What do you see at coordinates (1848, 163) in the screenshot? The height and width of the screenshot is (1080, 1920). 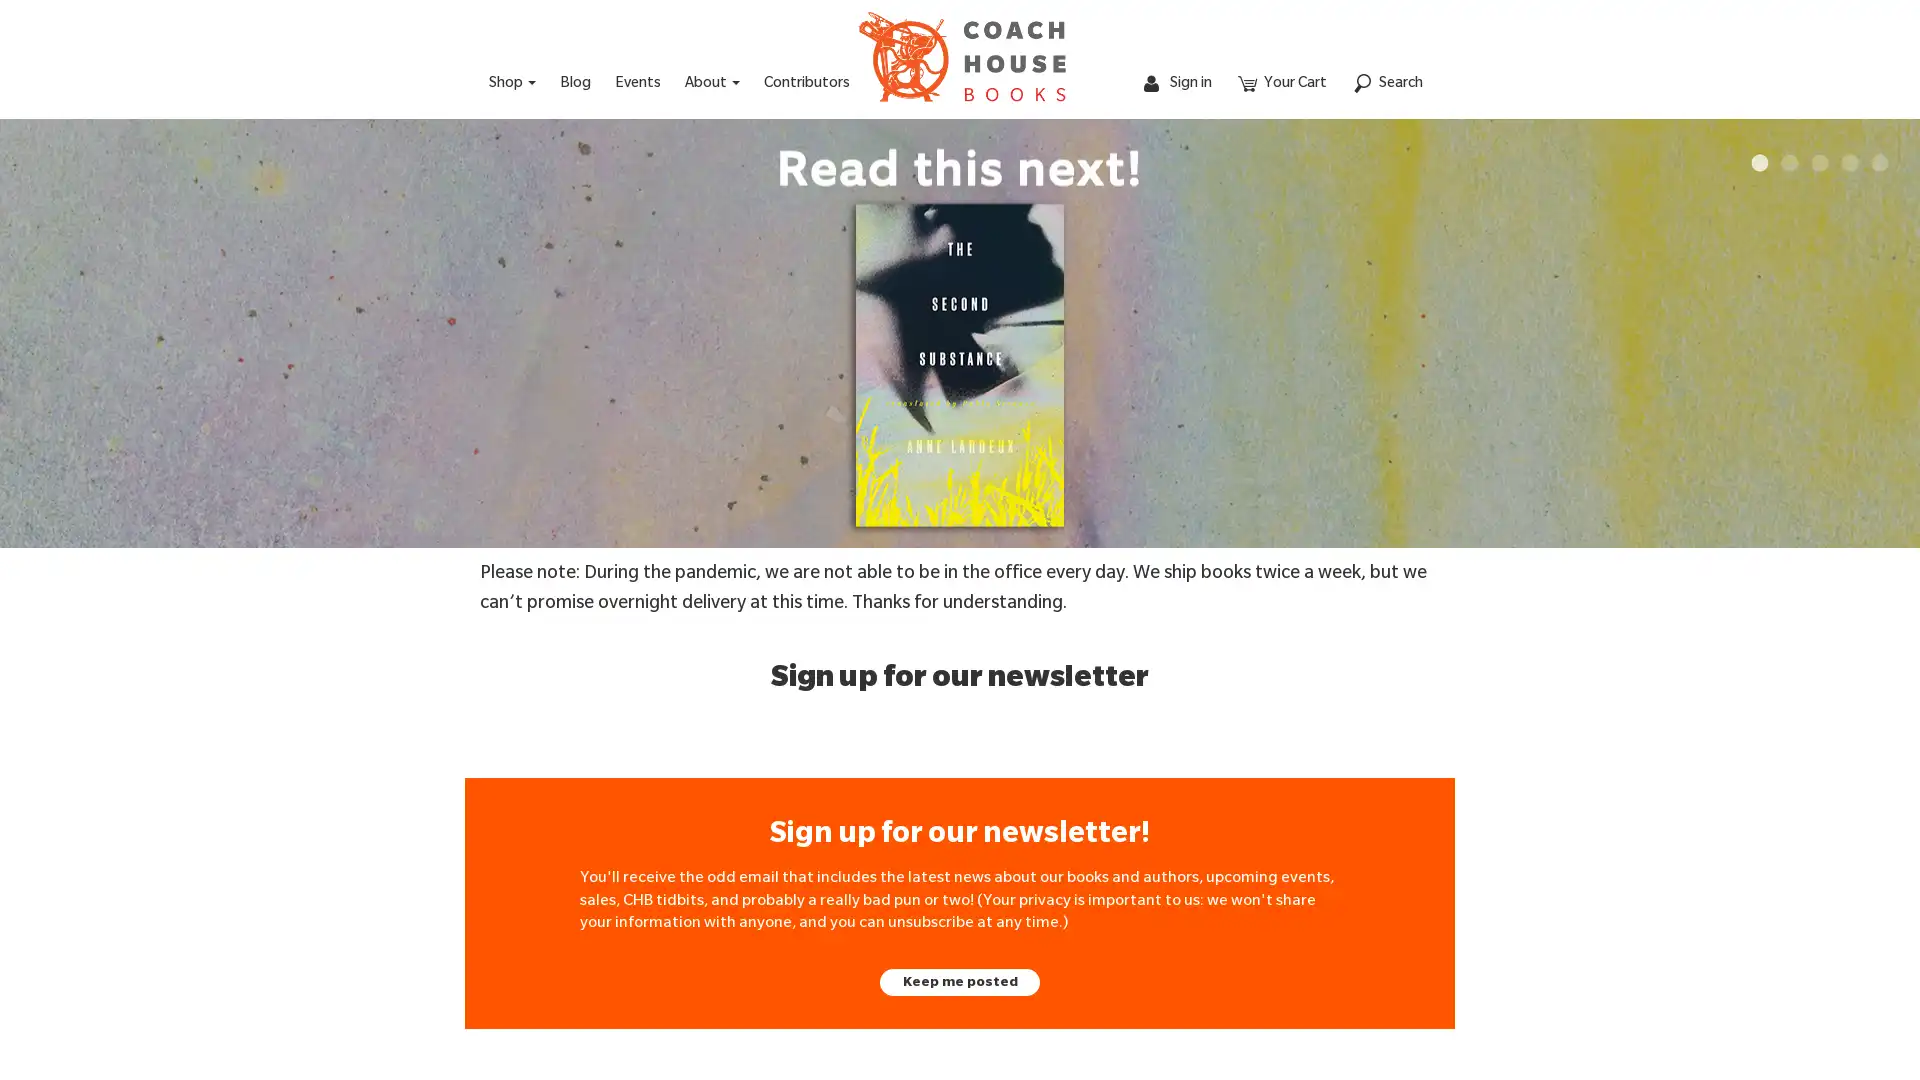 I see `4` at bounding box center [1848, 163].